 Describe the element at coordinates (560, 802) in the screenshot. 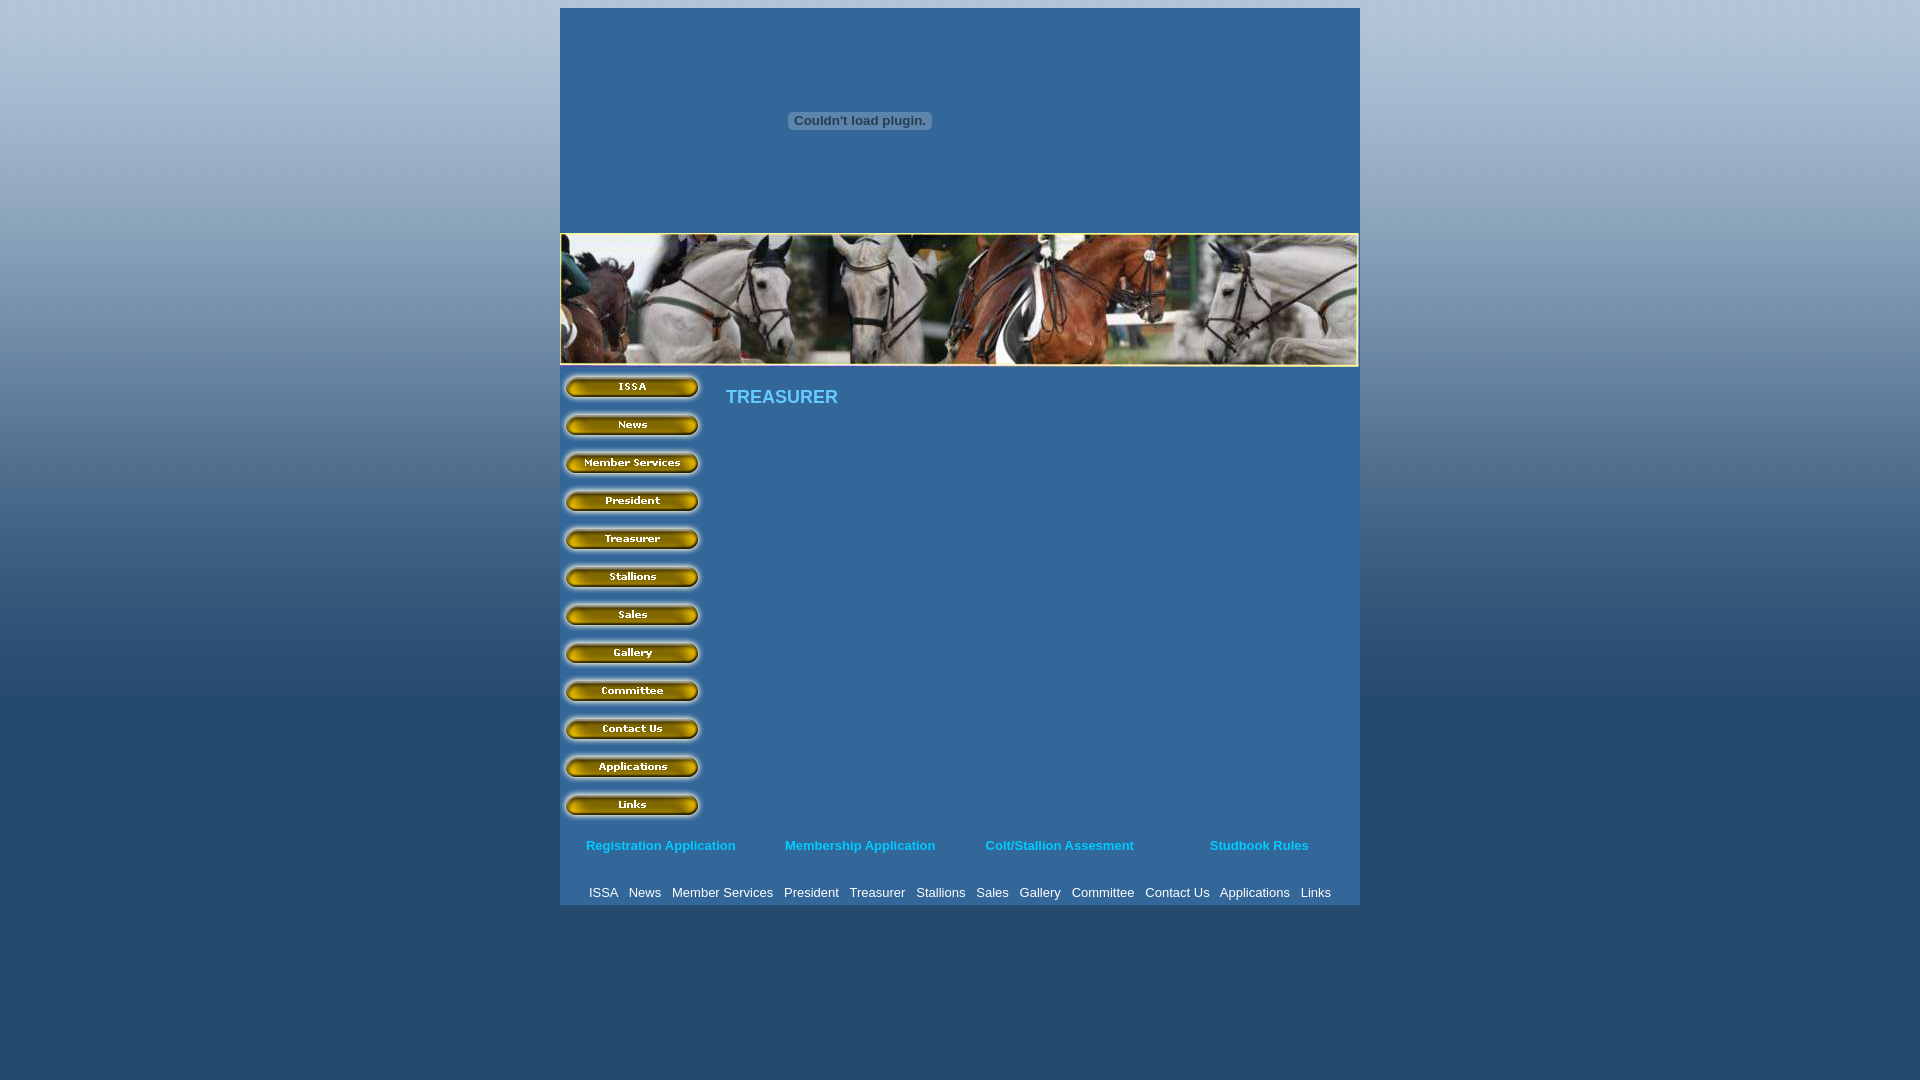

I see `'Links'` at that location.